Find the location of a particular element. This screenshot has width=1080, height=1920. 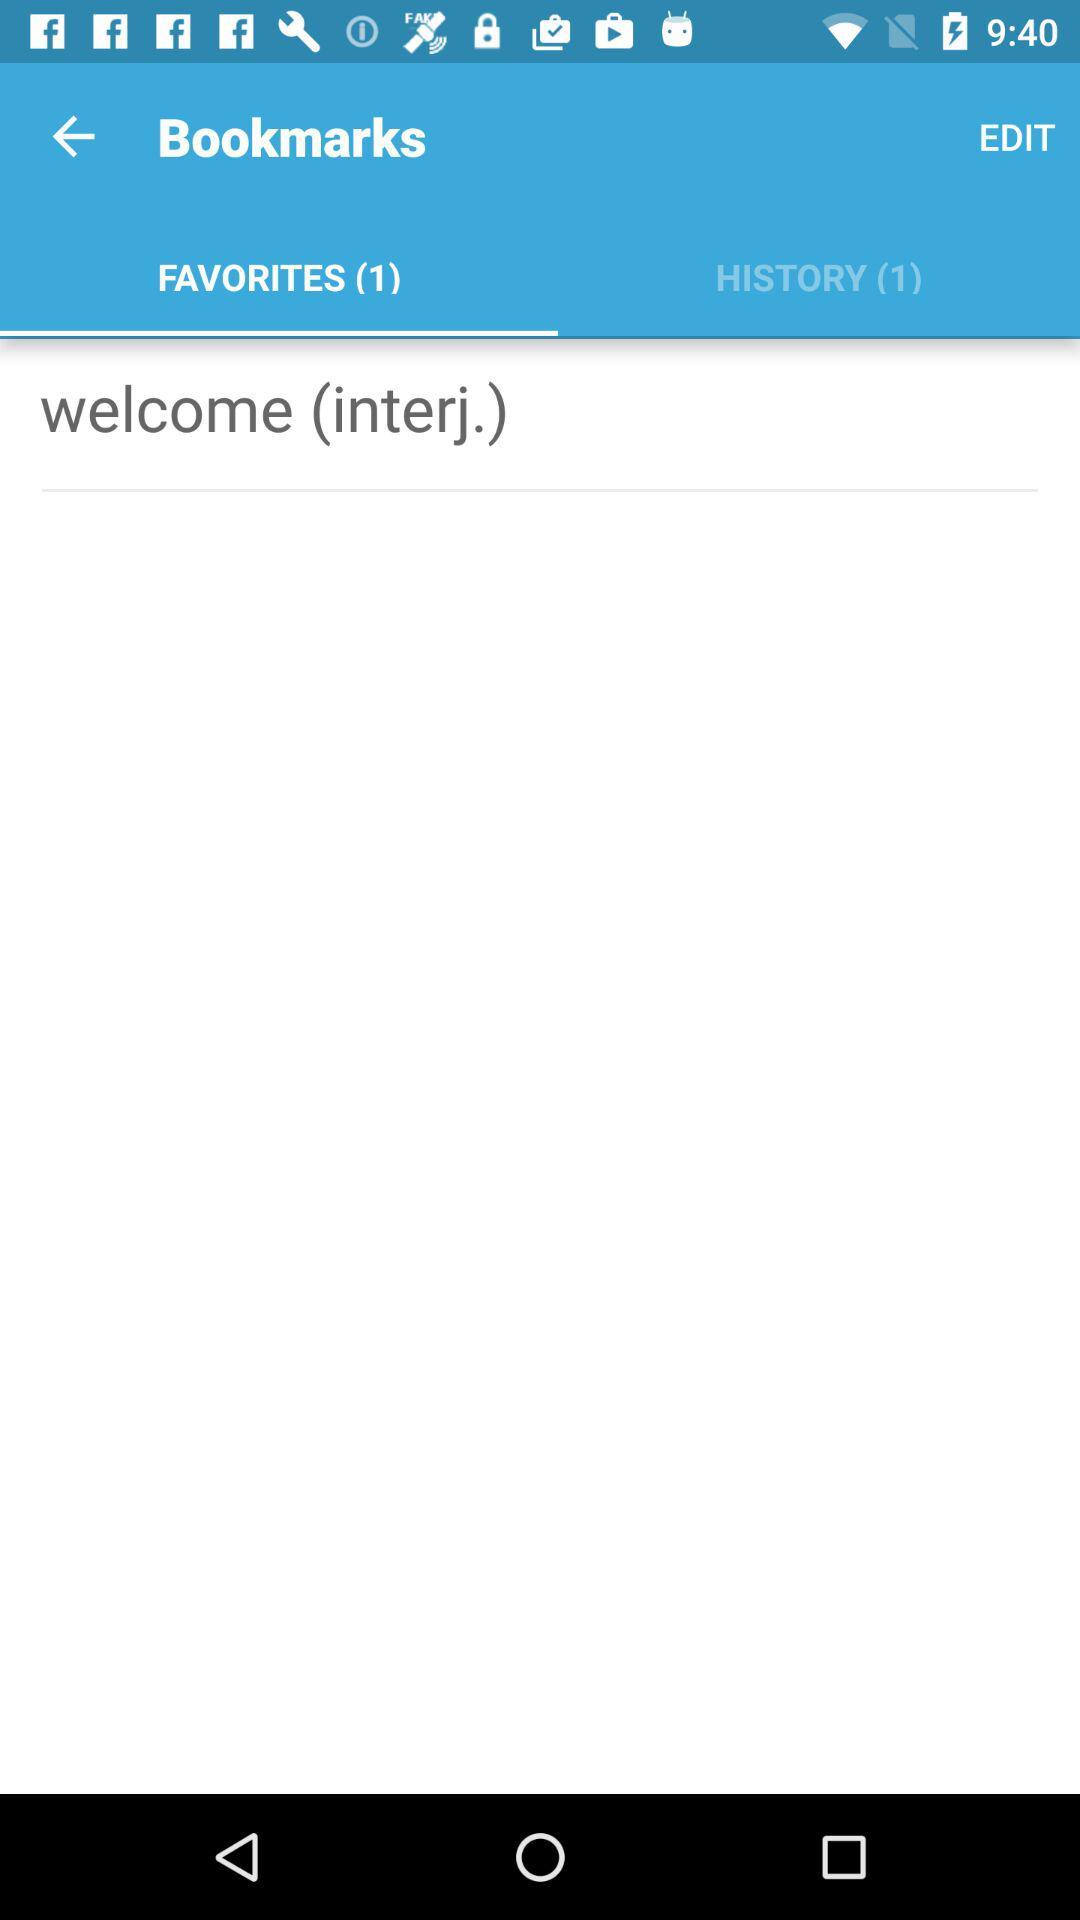

edit icon is located at coordinates (1017, 135).